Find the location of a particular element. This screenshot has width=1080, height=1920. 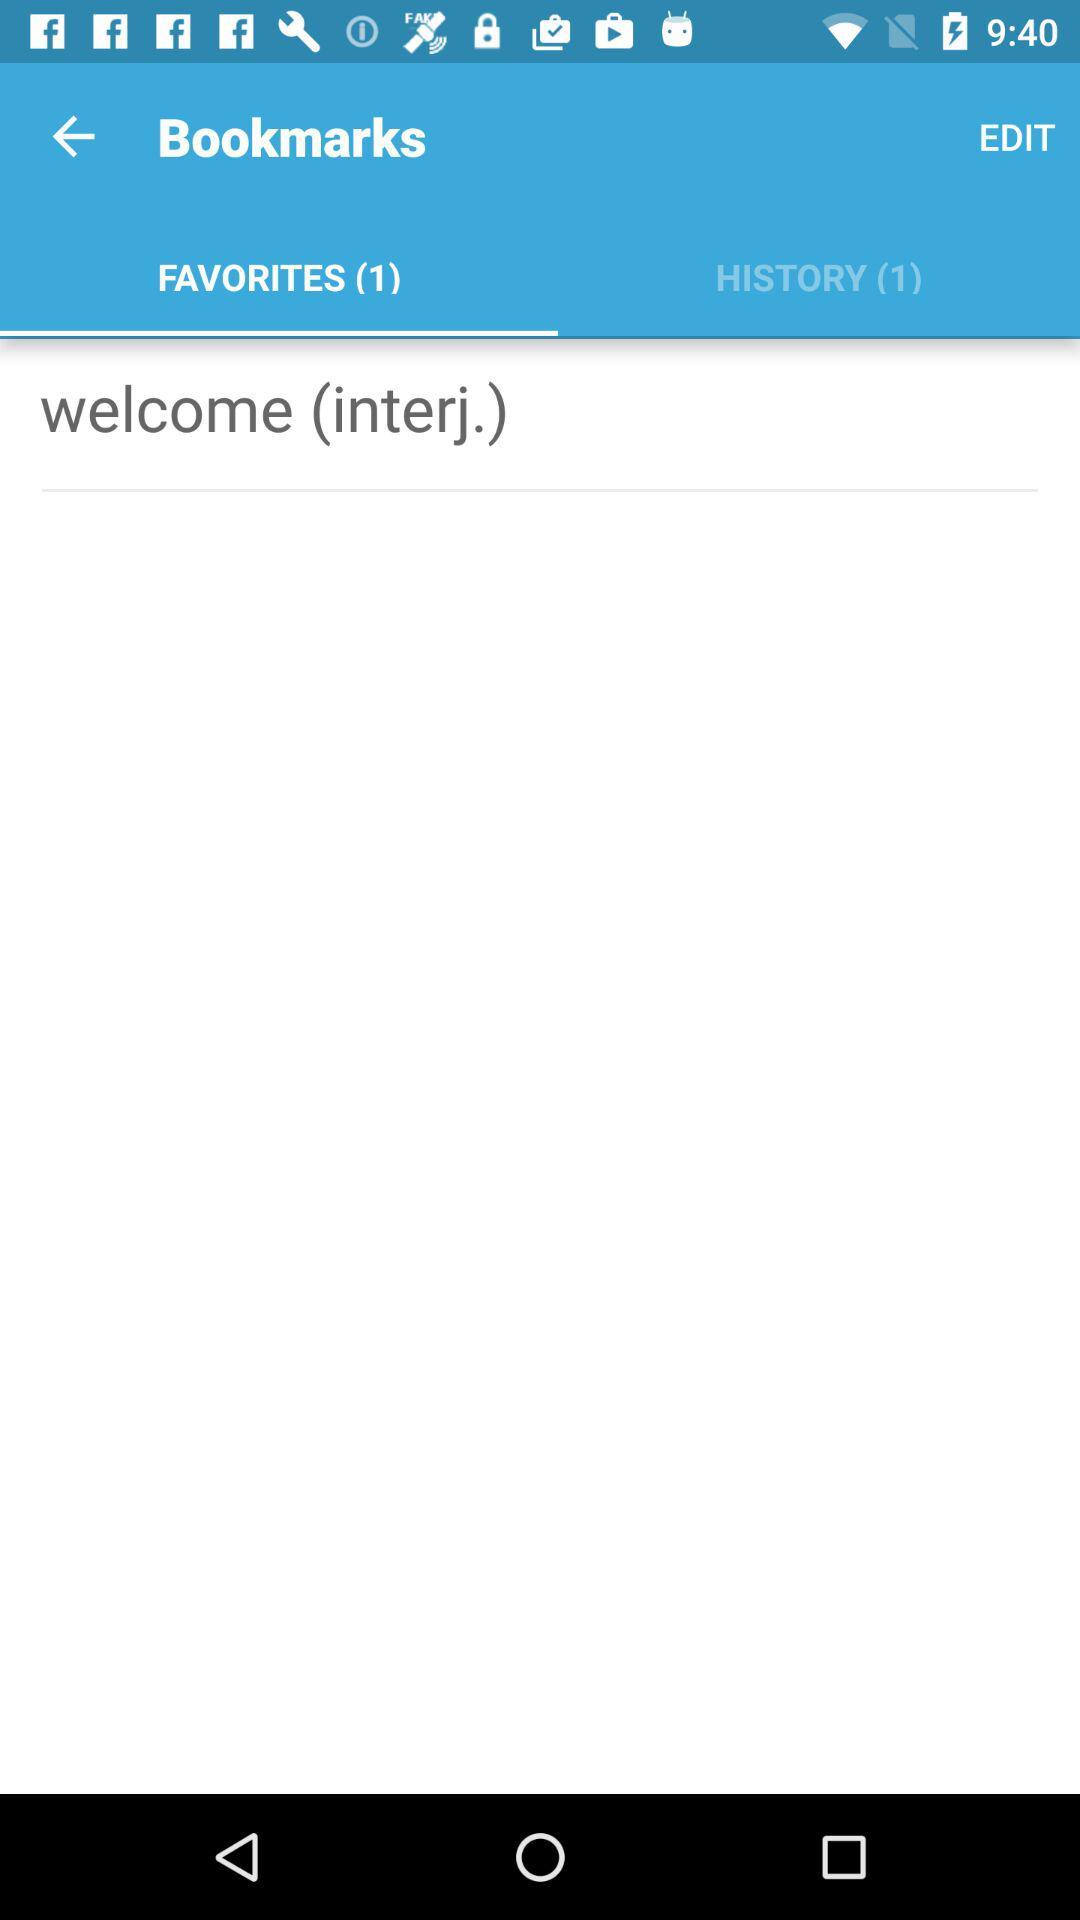

edit icon is located at coordinates (1017, 135).